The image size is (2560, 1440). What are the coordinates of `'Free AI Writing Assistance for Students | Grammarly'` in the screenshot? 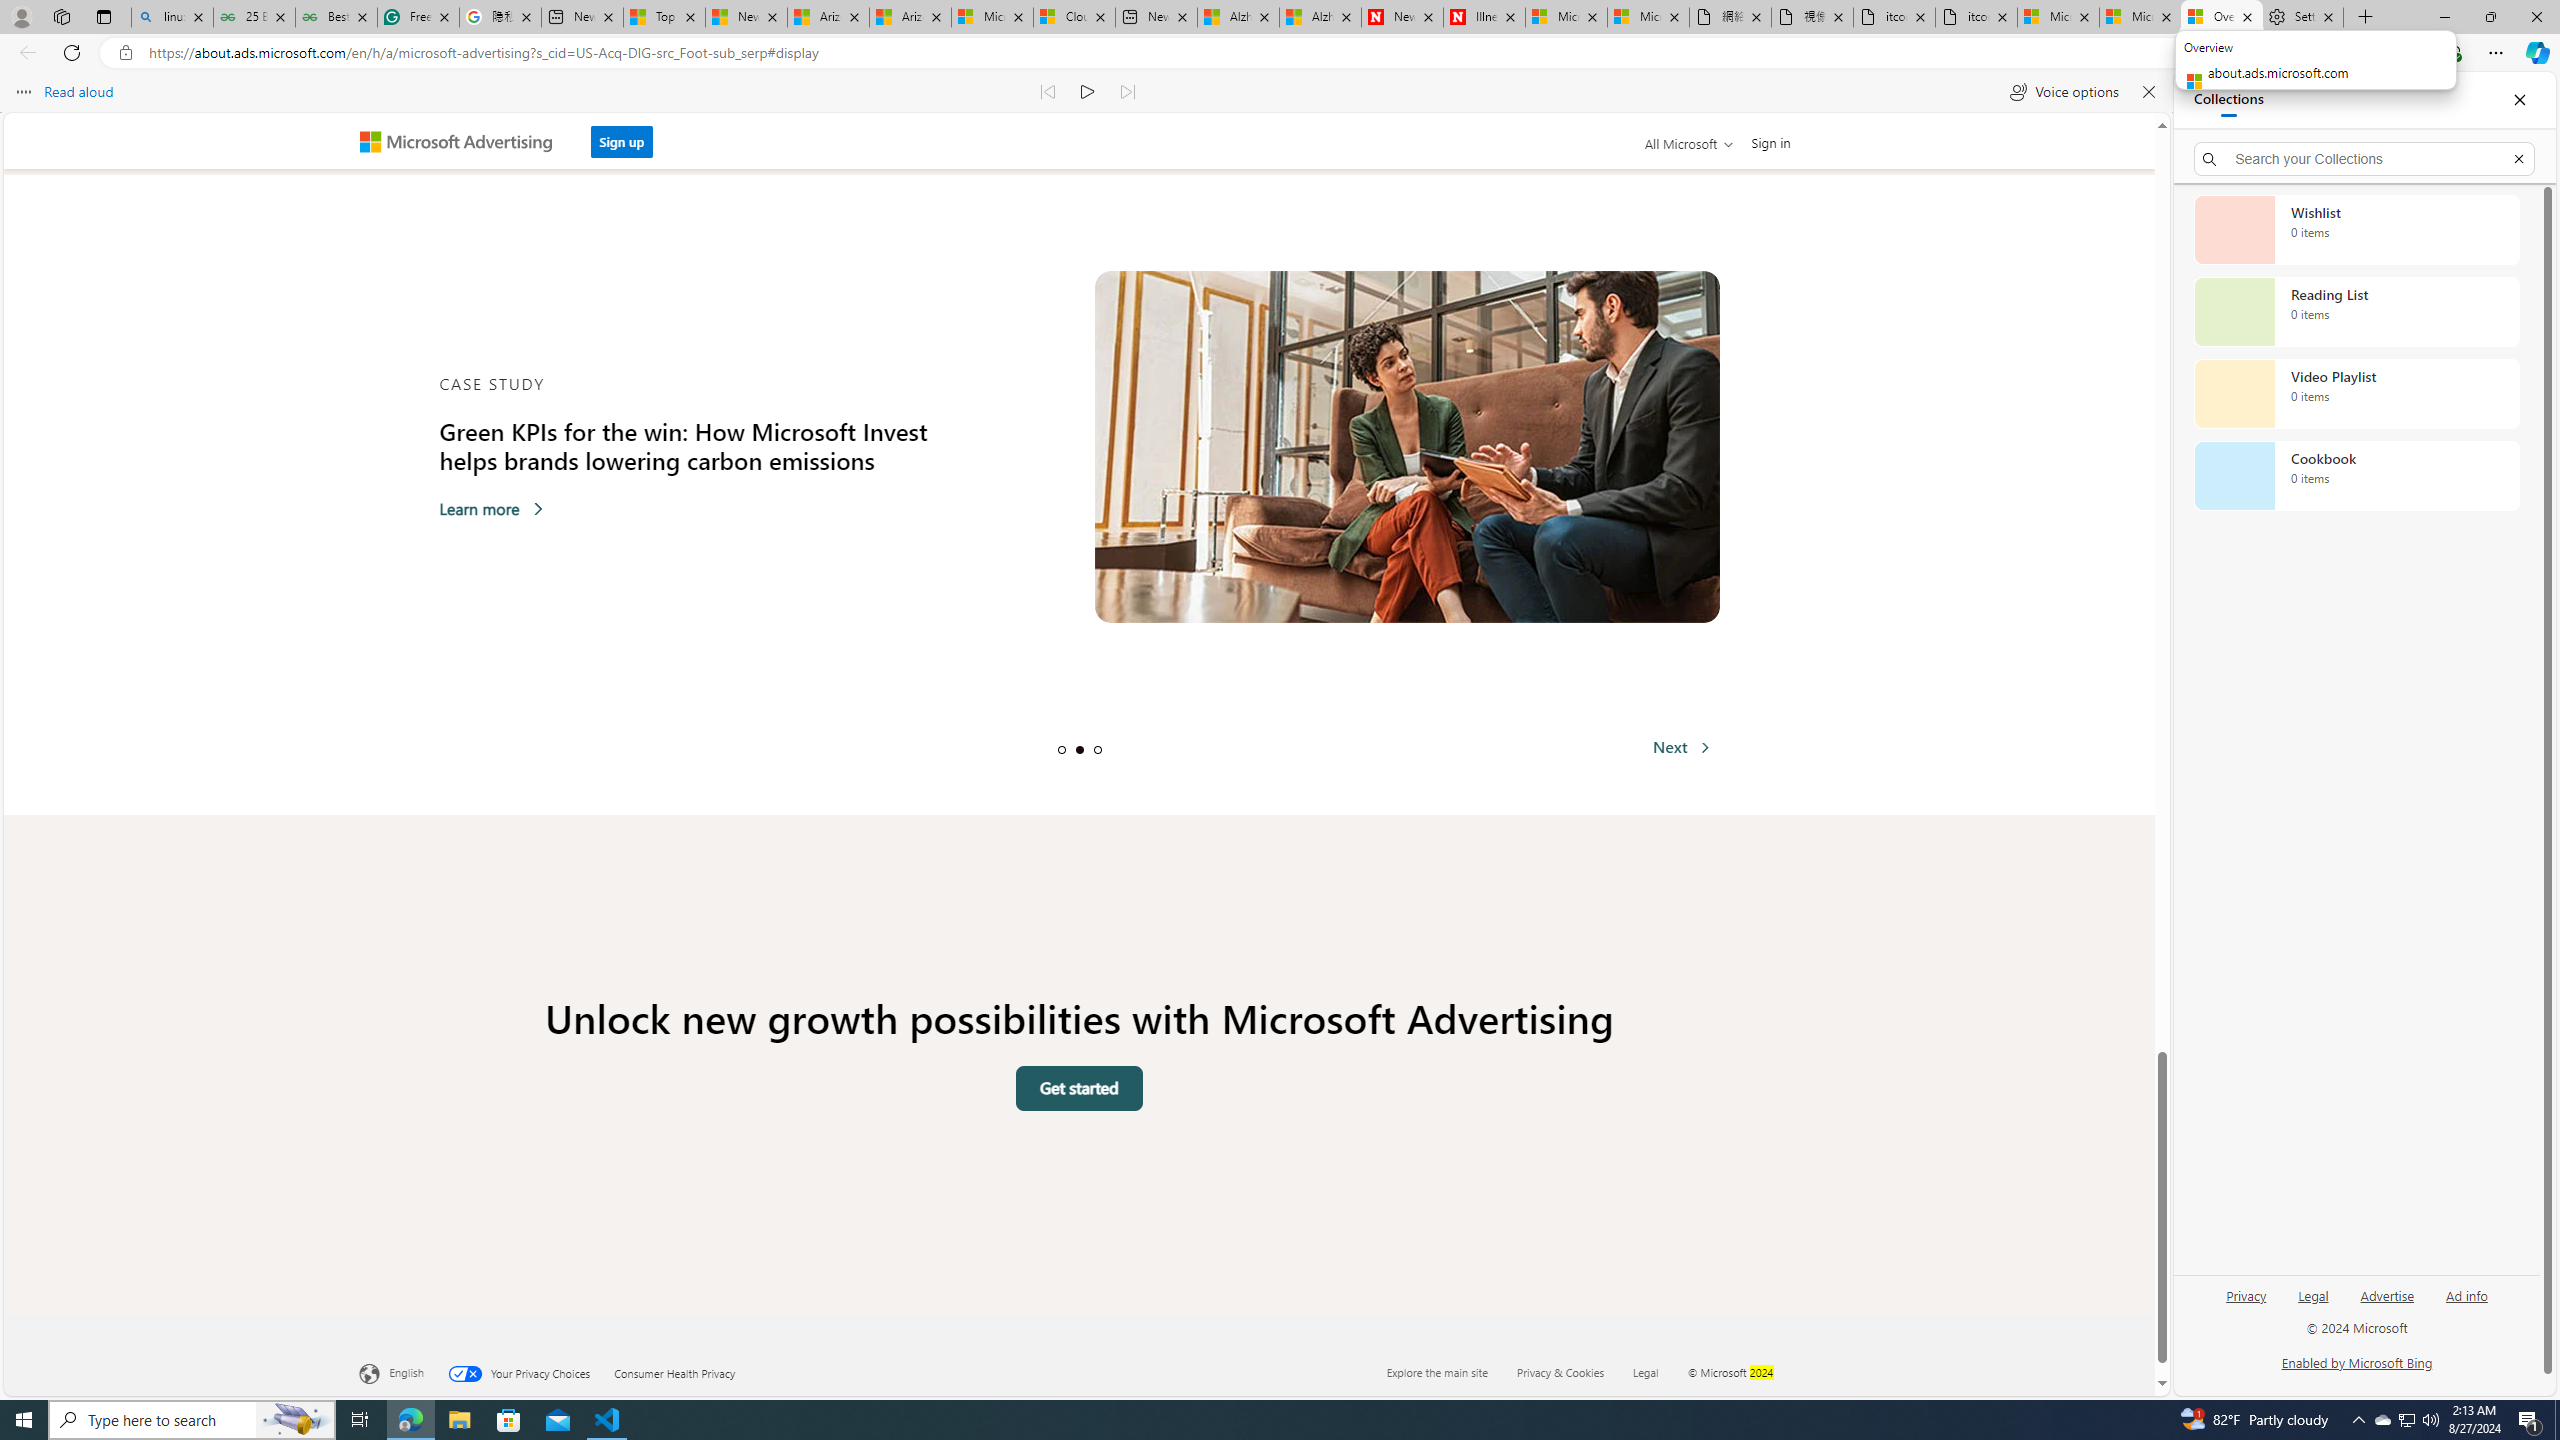 It's located at (417, 16).